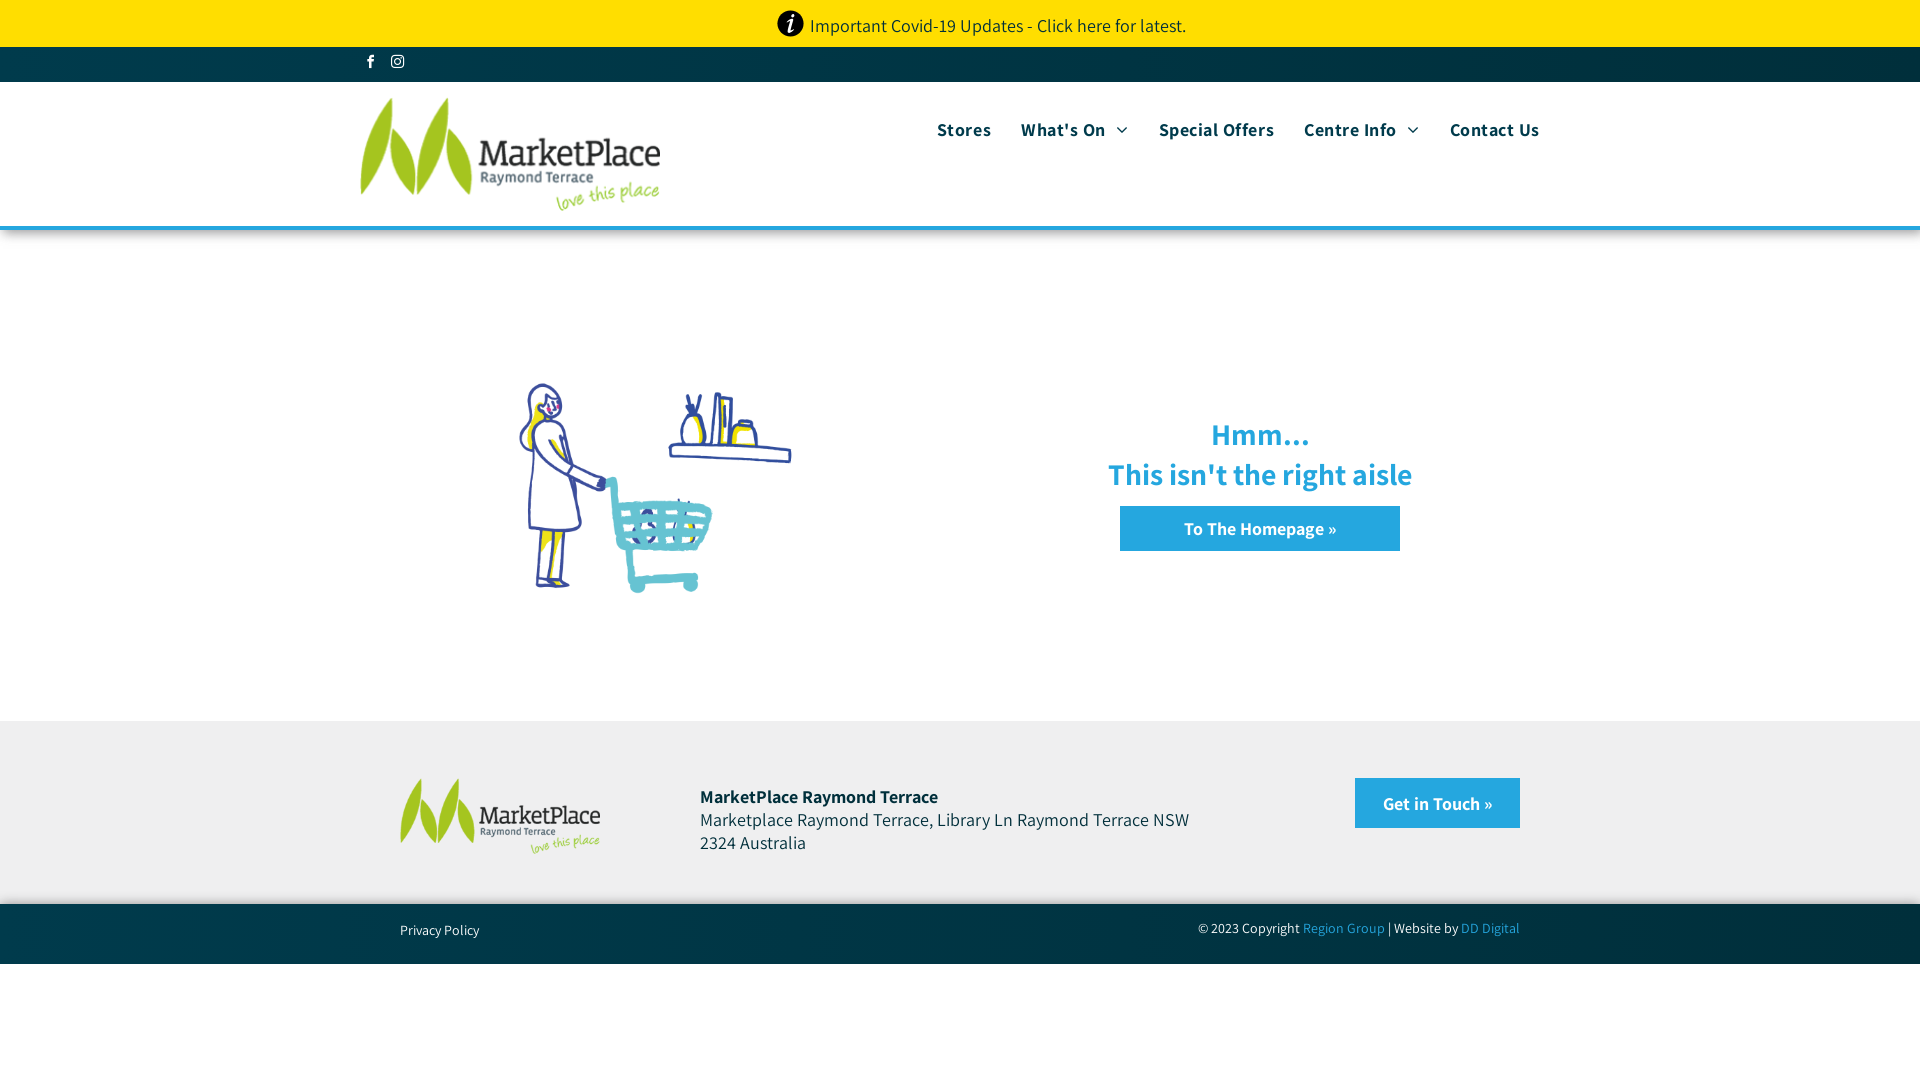 This screenshot has height=1080, width=1920. What do you see at coordinates (1289, 128) in the screenshot?
I see `'Centre Info'` at bounding box center [1289, 128].